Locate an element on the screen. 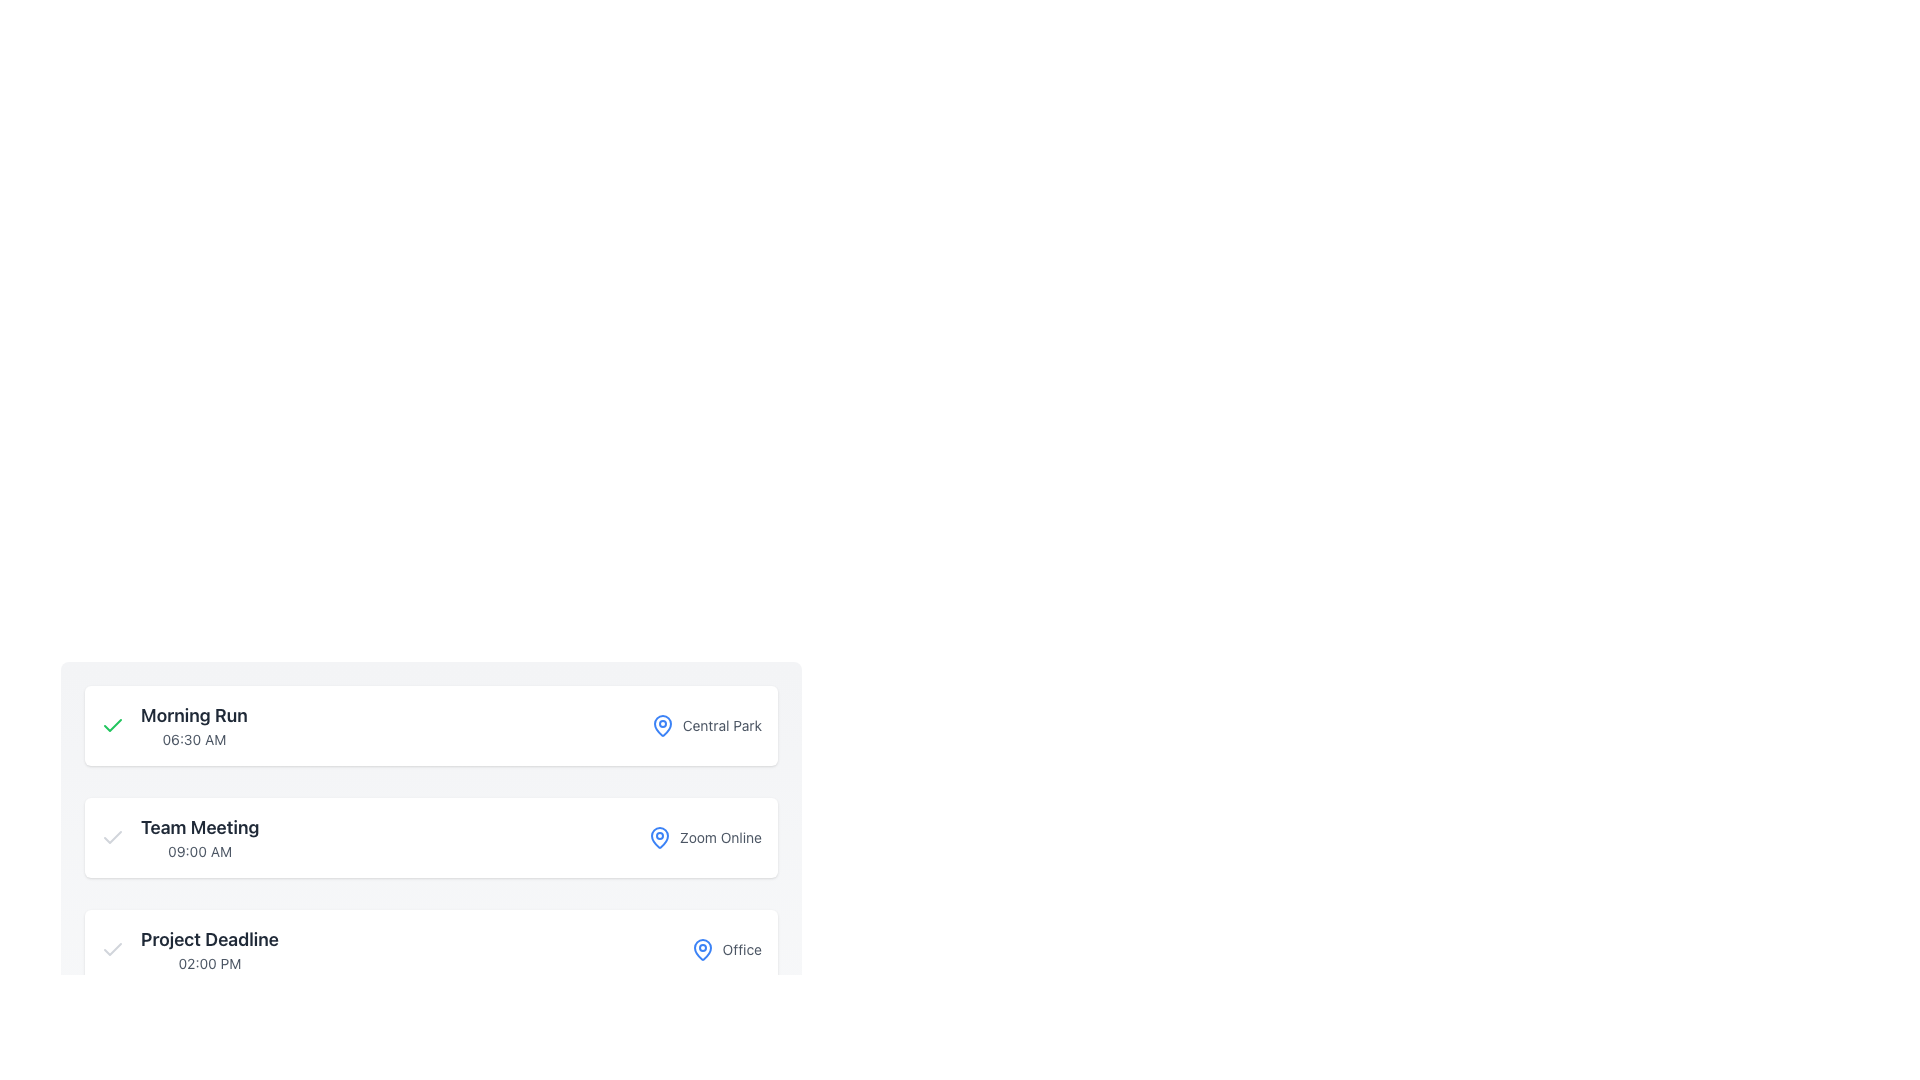 The image size is (1920, 1080). the green checkmark icon located in the top-left corner of the 'Morning Run' event card, which is styled with a thin border and rounded edges is located at coordinates (112, 725).